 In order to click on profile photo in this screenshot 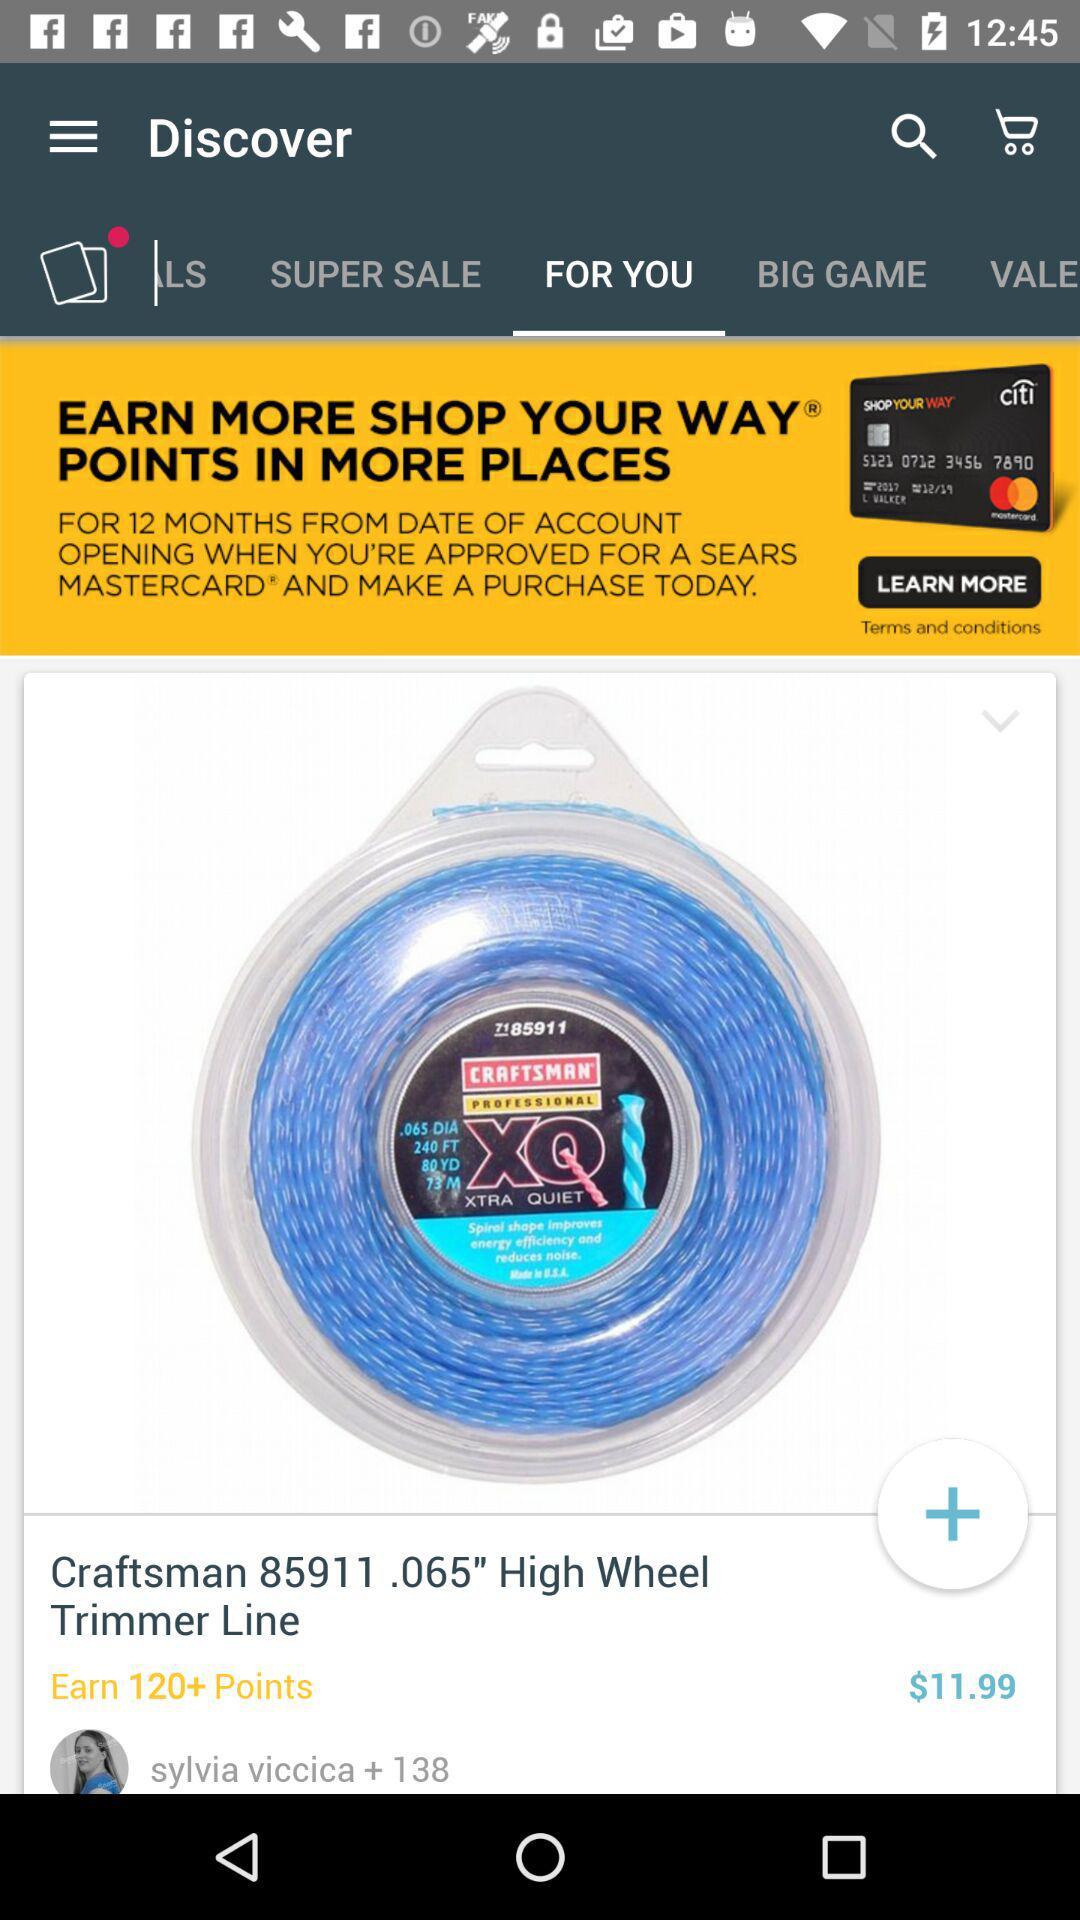, I will do `click(88, 1761)`.